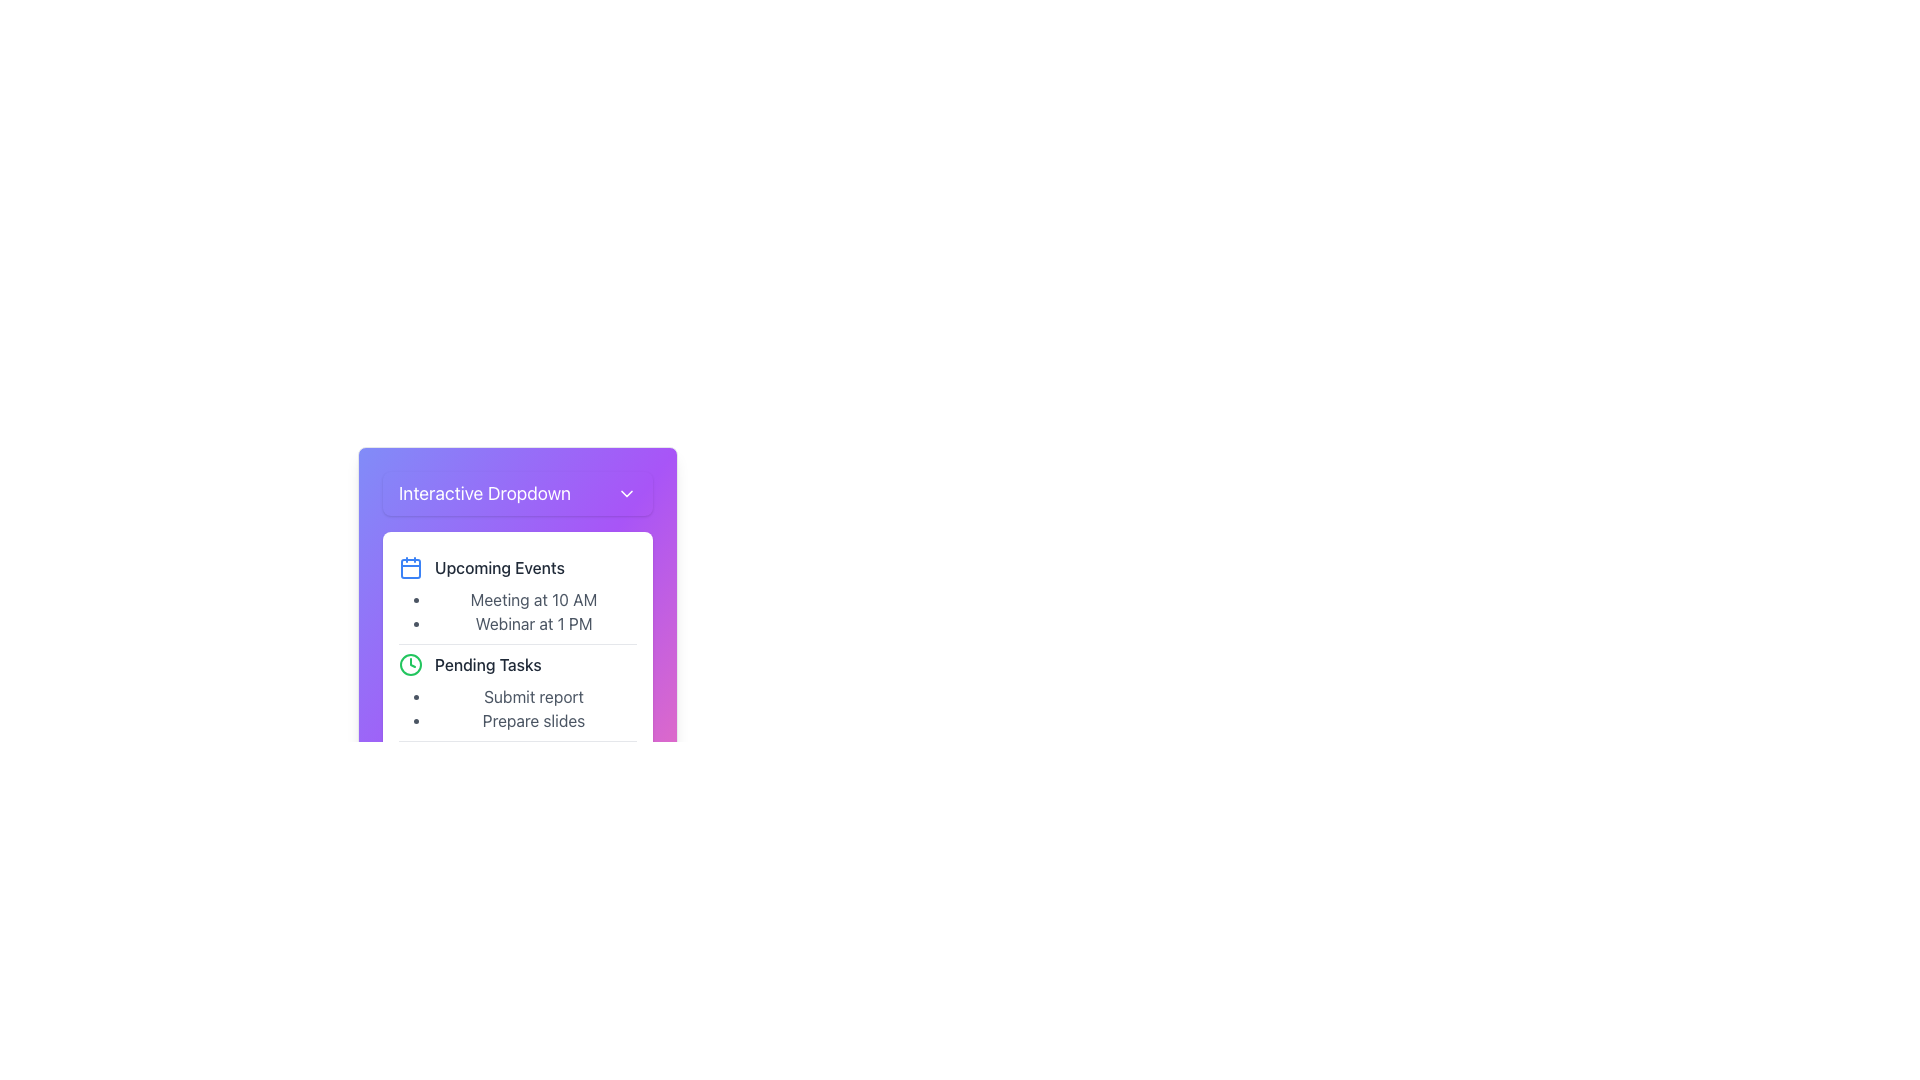 The image size is (1920, 1080). I want to click on text of the label 'Upcoming Events' which is displayed in bold gray color next to a blue calendar icon, located at the top of the 'Interactive Dropdown' section, so click(518, 567).